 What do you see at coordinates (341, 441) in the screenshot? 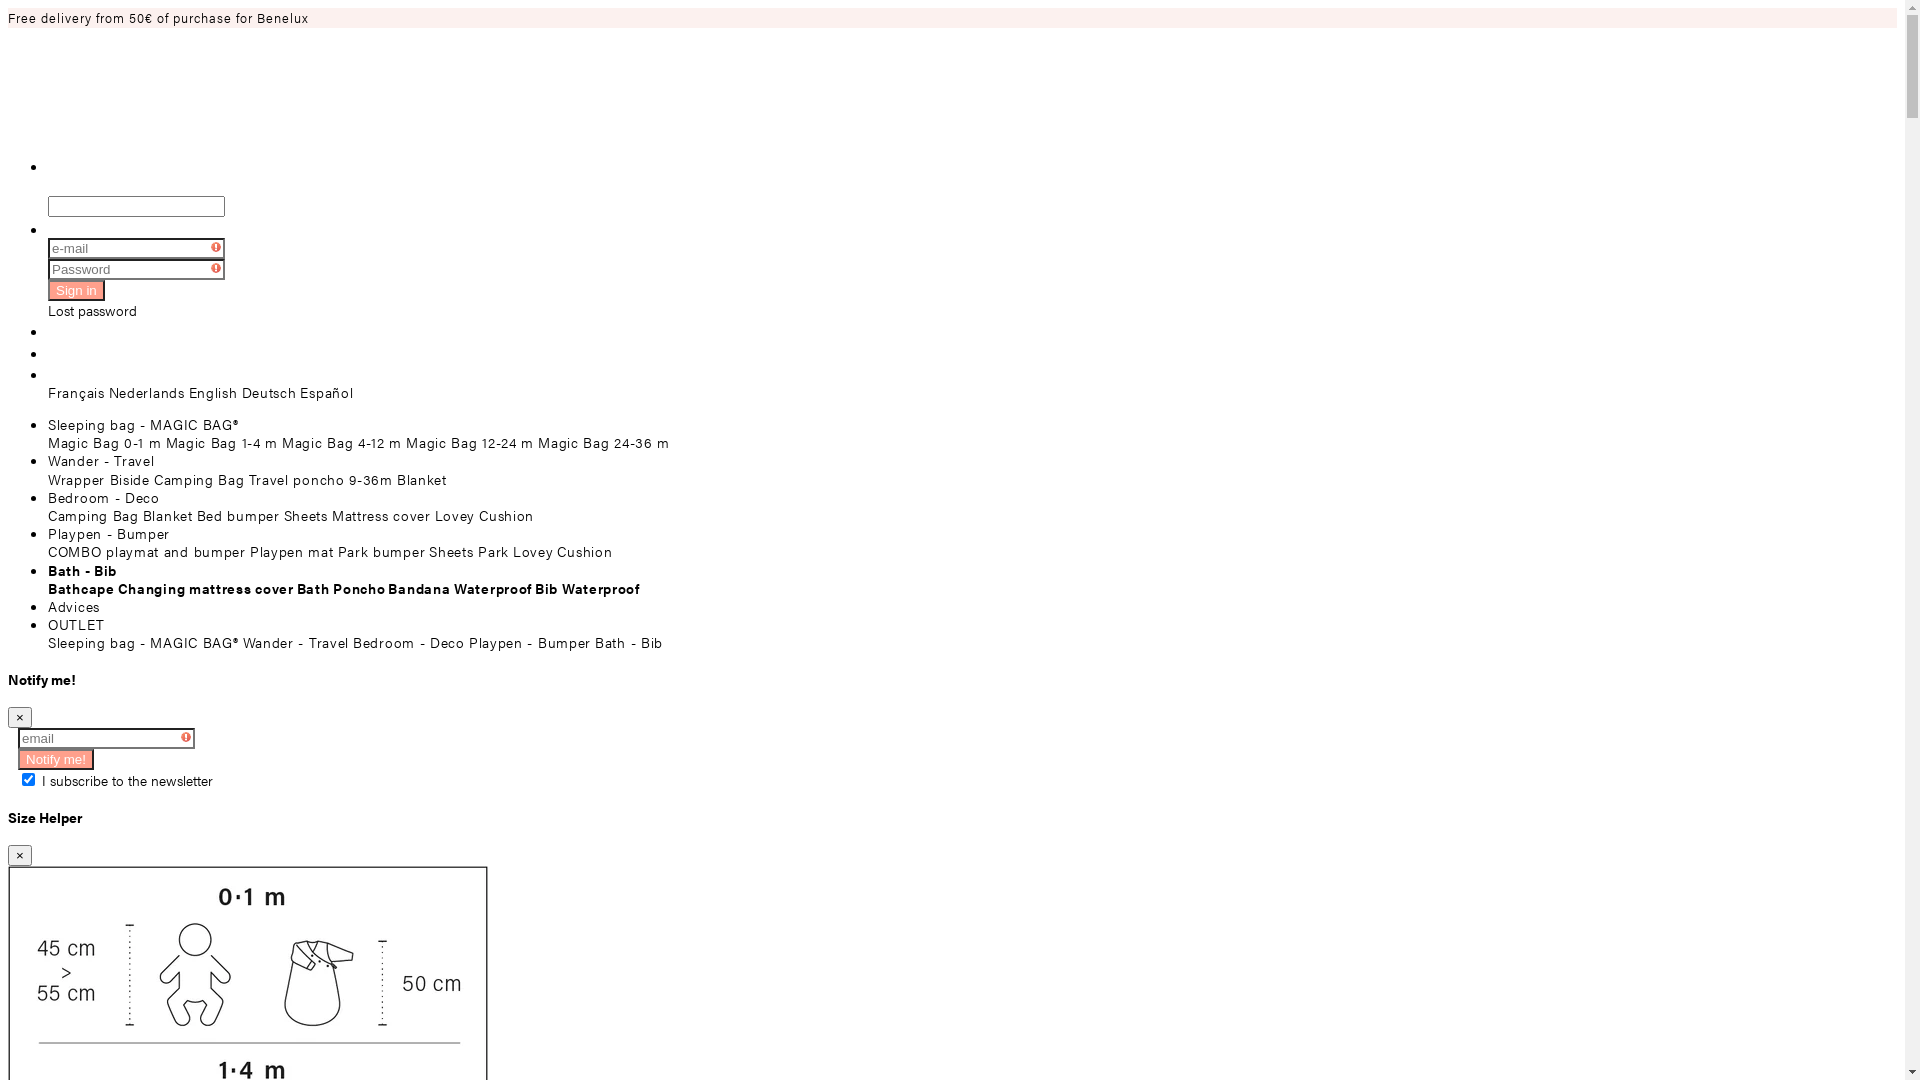
I see `'Magic Bag 4-12 m'` at bounding box center [341, 441].